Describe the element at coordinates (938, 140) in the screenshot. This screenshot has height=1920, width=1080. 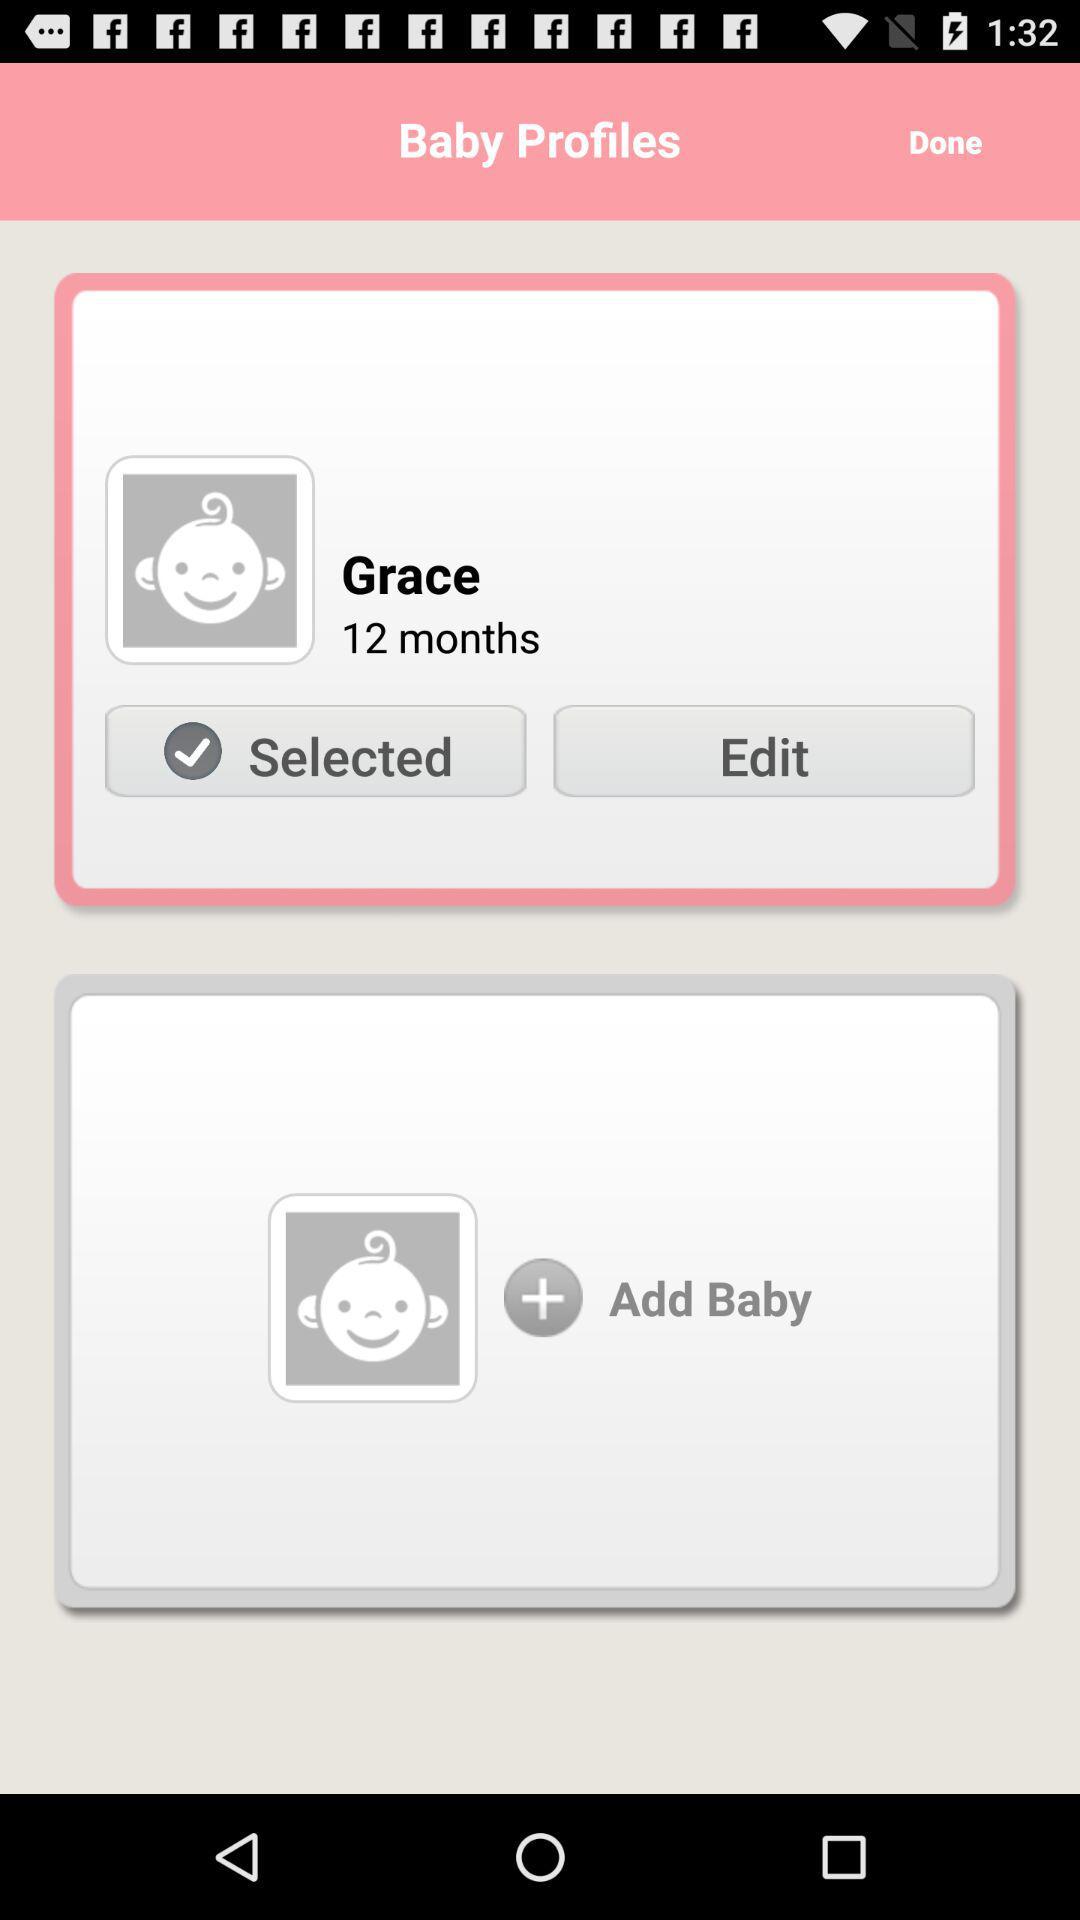
I see `the done icon` at that location.